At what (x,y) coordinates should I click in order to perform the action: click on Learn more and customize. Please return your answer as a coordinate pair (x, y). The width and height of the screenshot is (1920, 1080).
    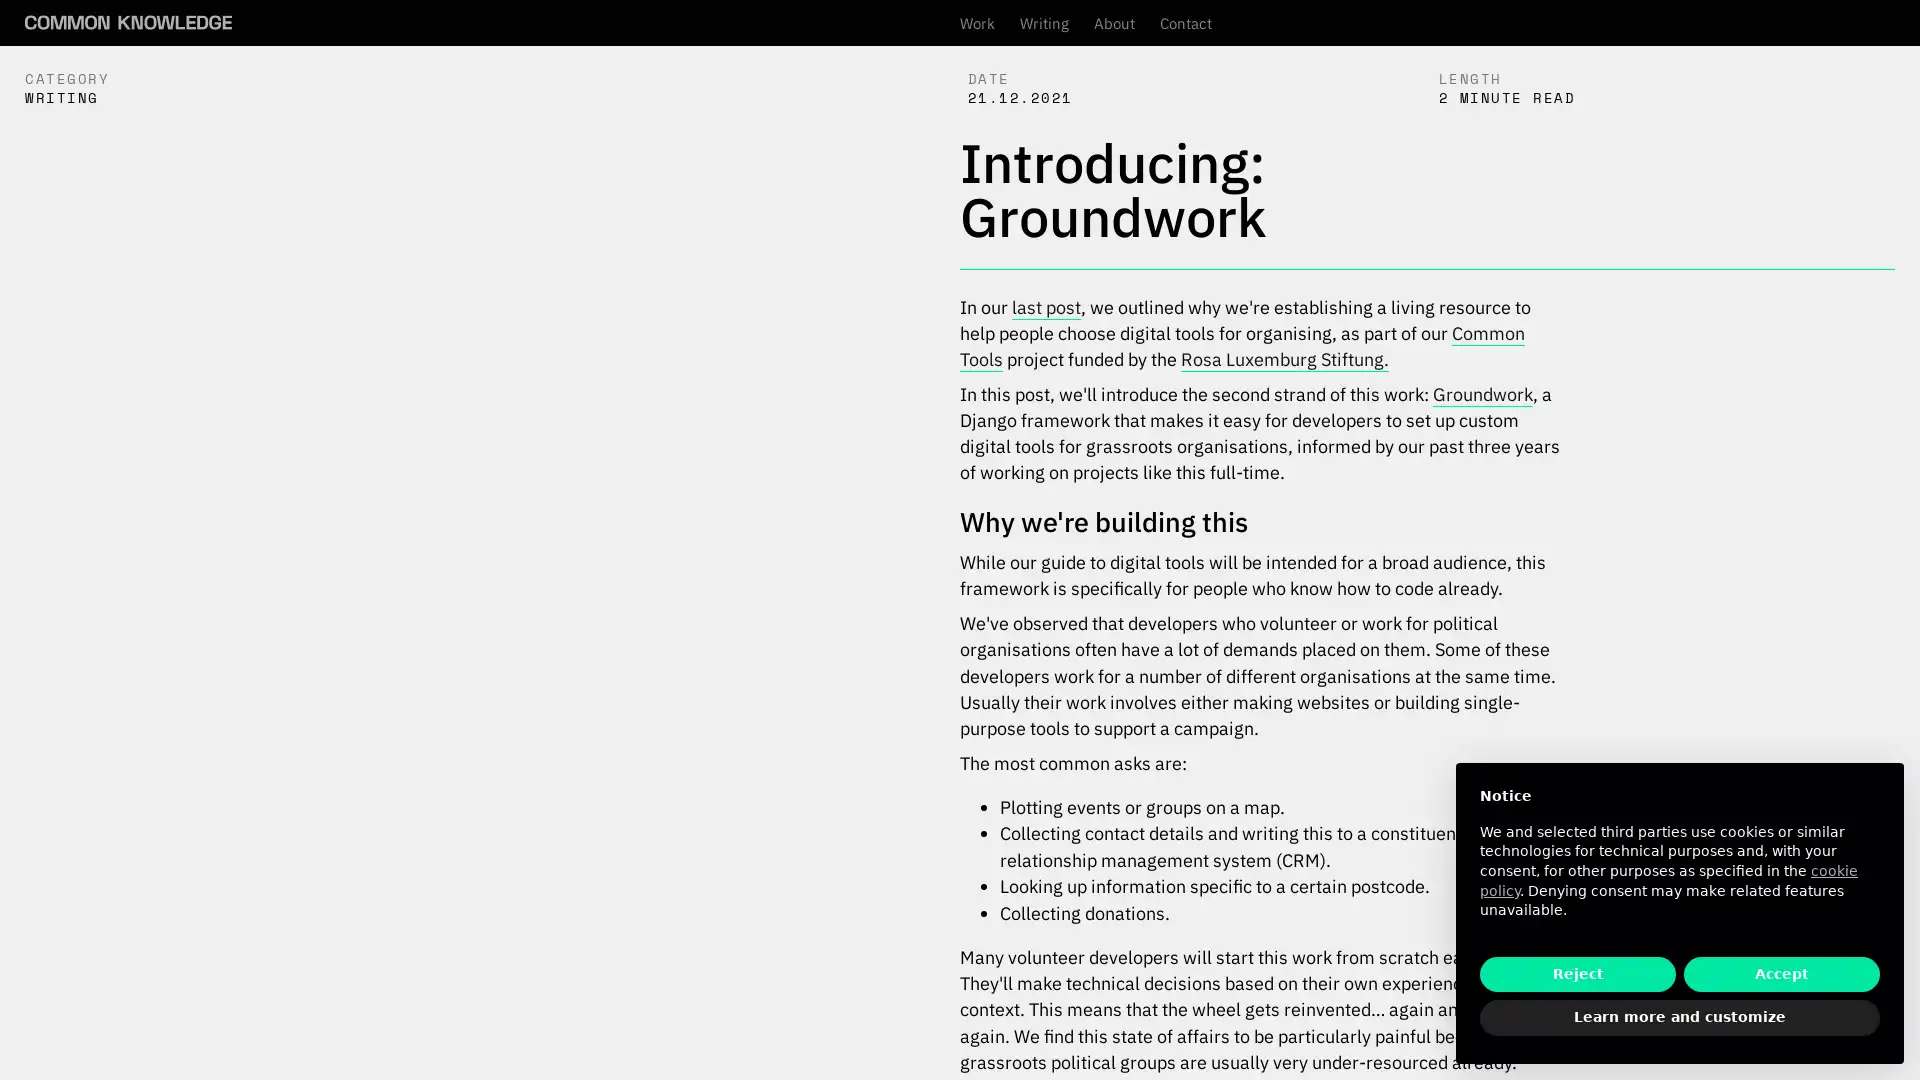
    Looking at the image, I should click on (1680, 1018).